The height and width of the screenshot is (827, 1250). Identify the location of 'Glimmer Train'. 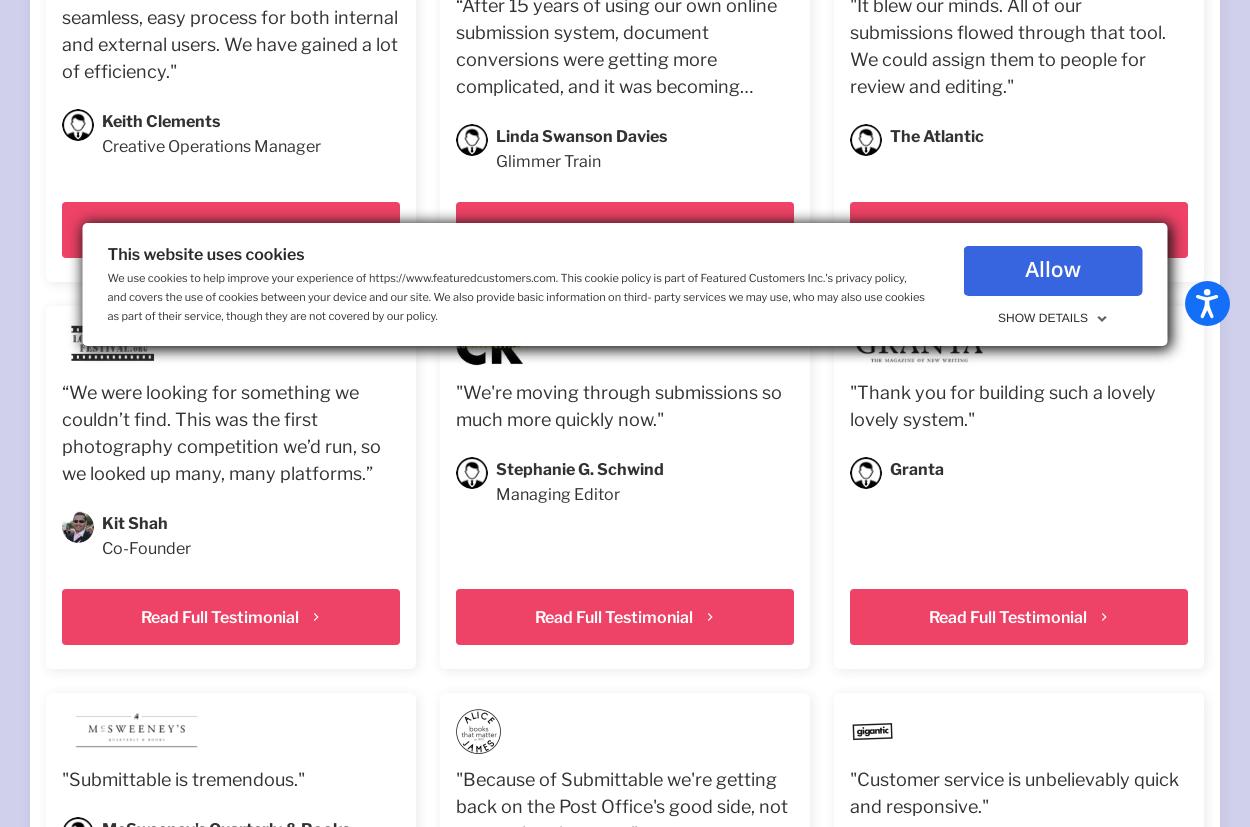
(547, 160).